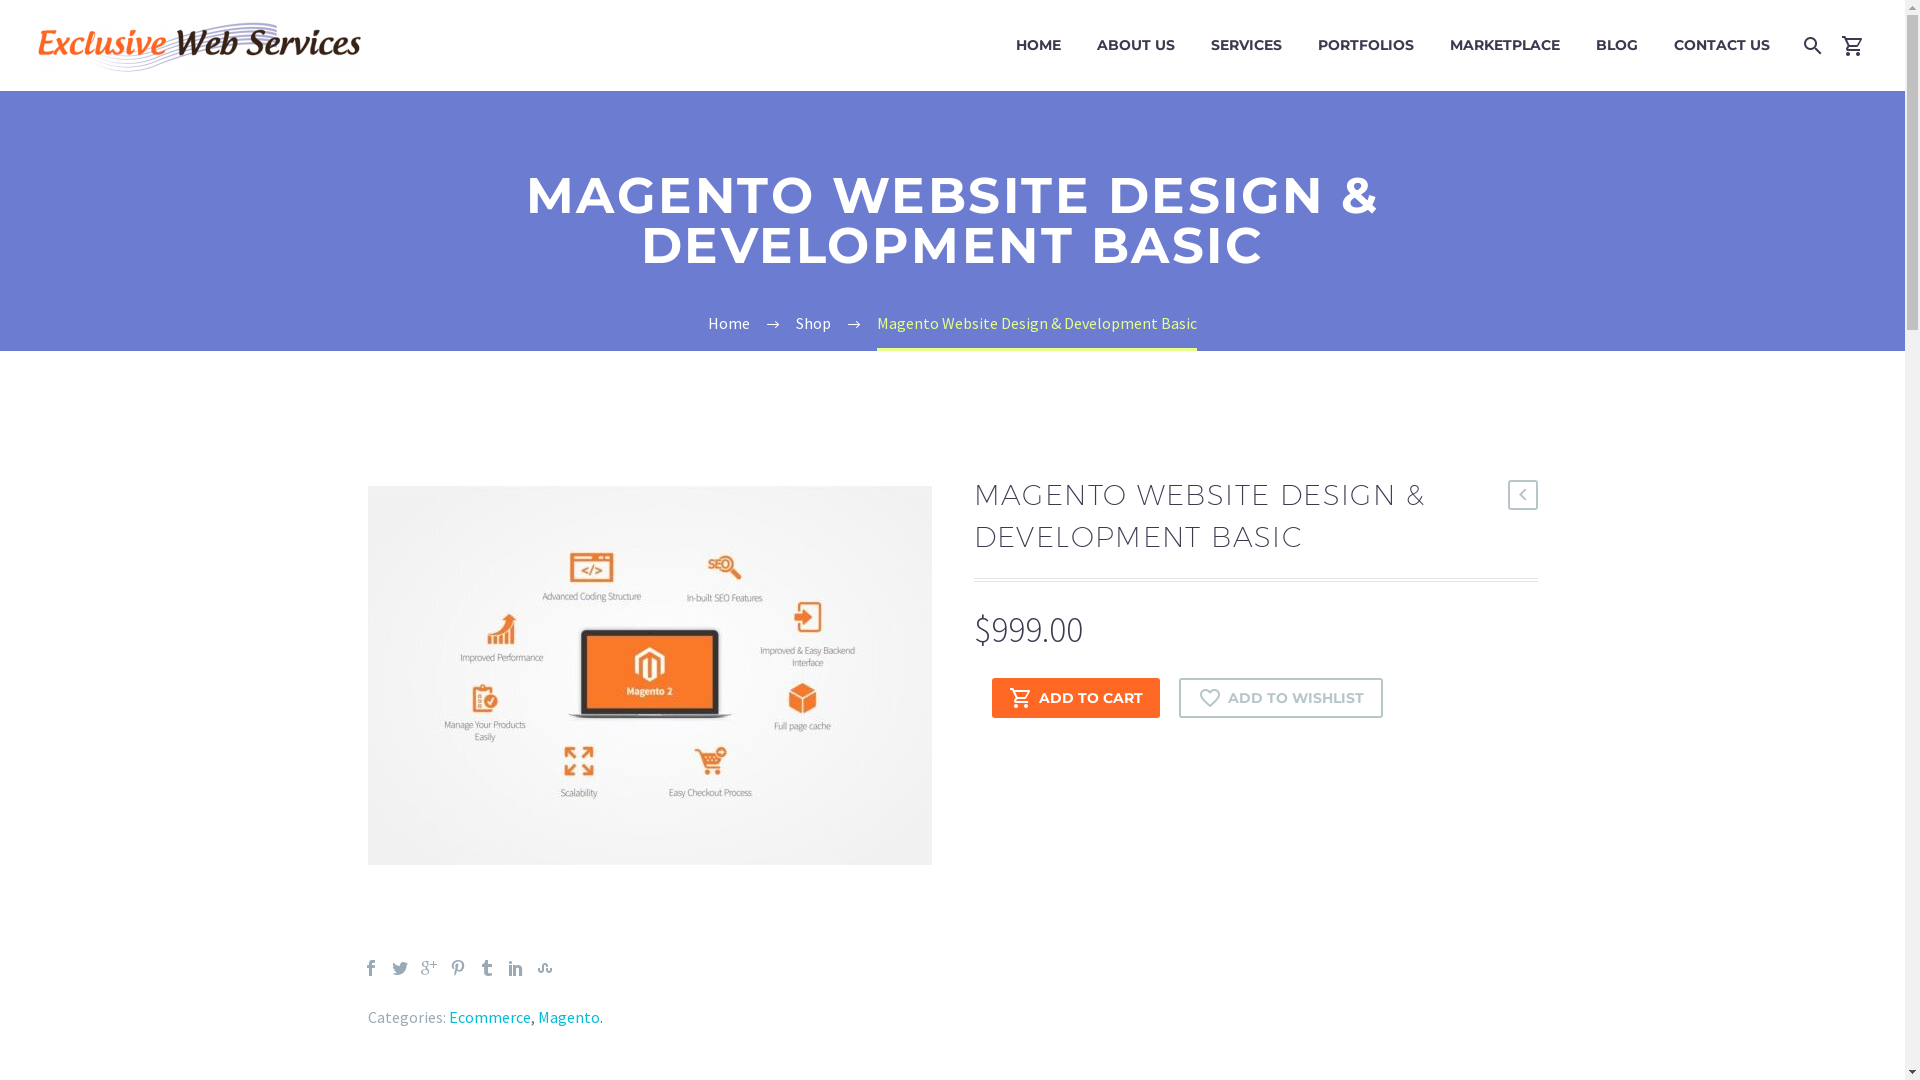  I want to click on 'Magento', so click(568, 1017).